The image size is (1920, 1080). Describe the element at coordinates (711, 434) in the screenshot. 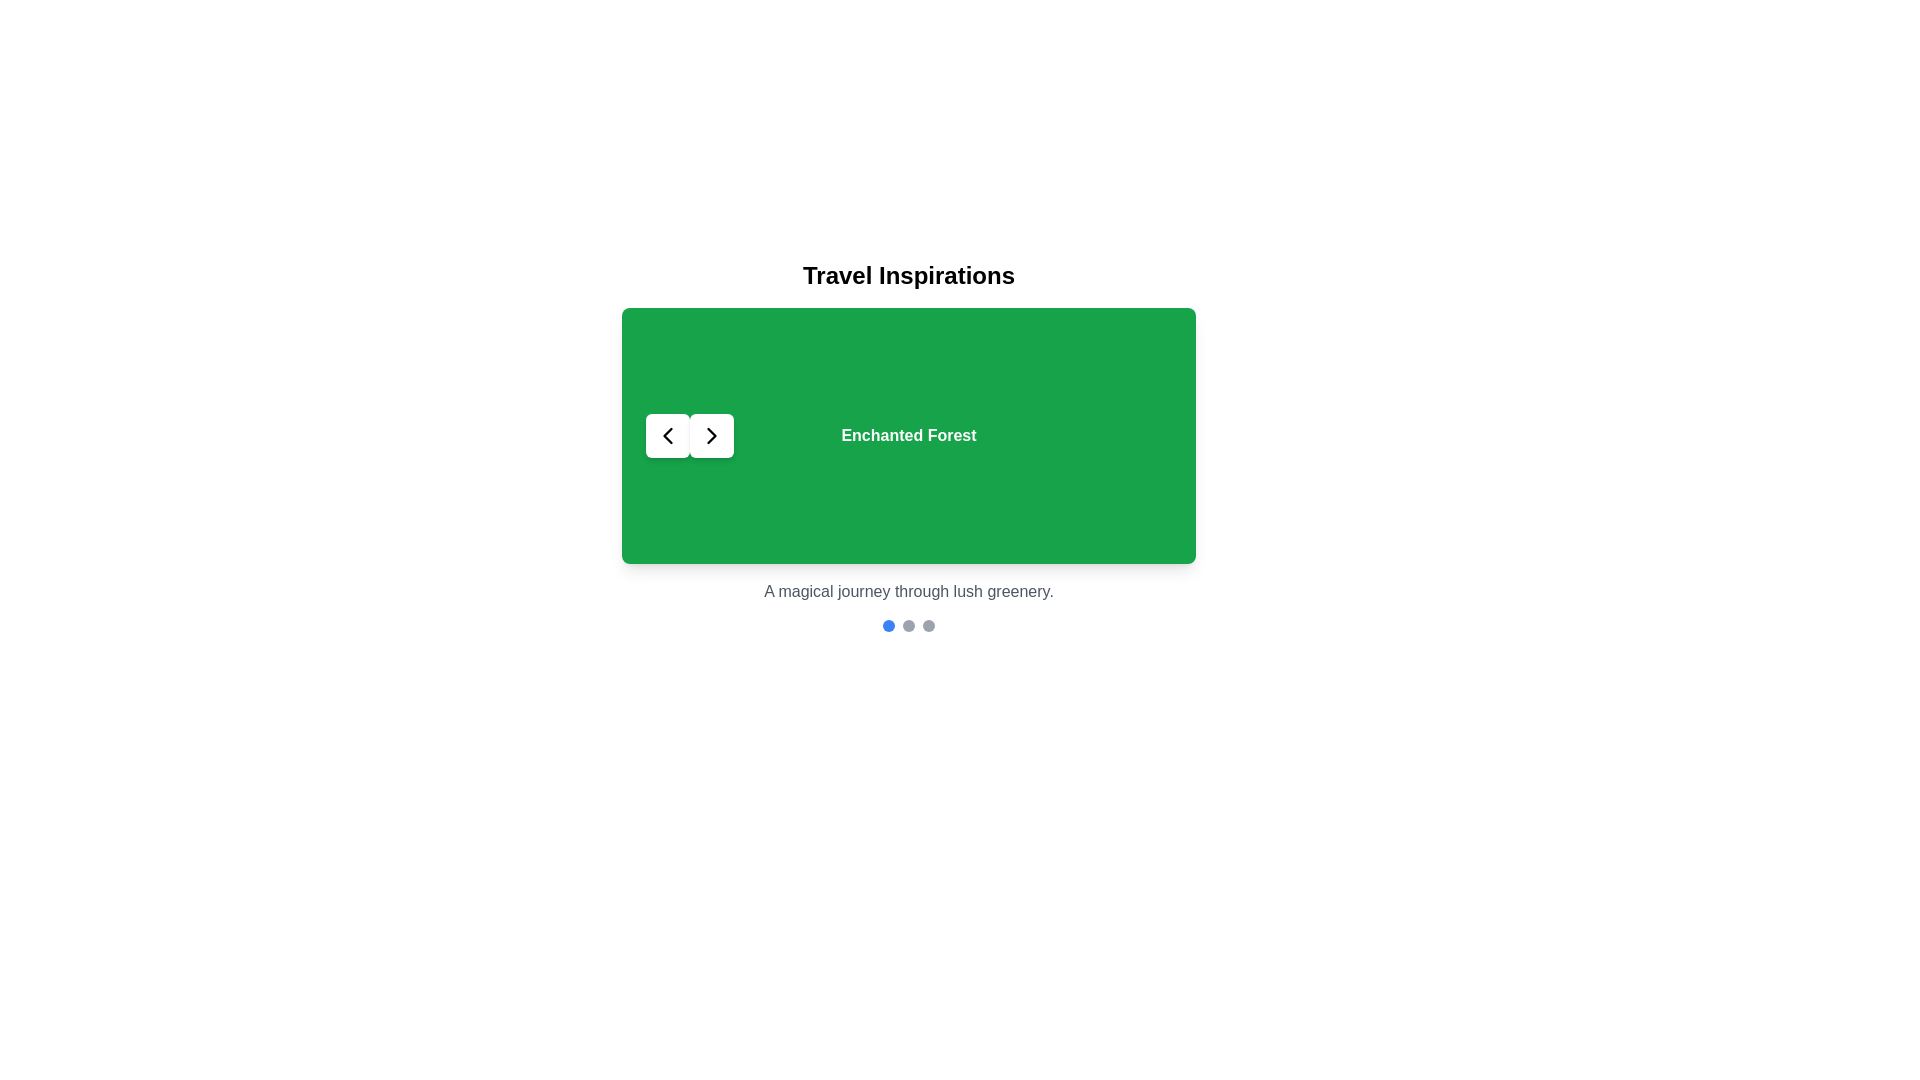

I see `the rightward-pointing chevron arrow outlined in black, located within the 'chevron right' navigation button at the lower left of the main green card section` at that location.